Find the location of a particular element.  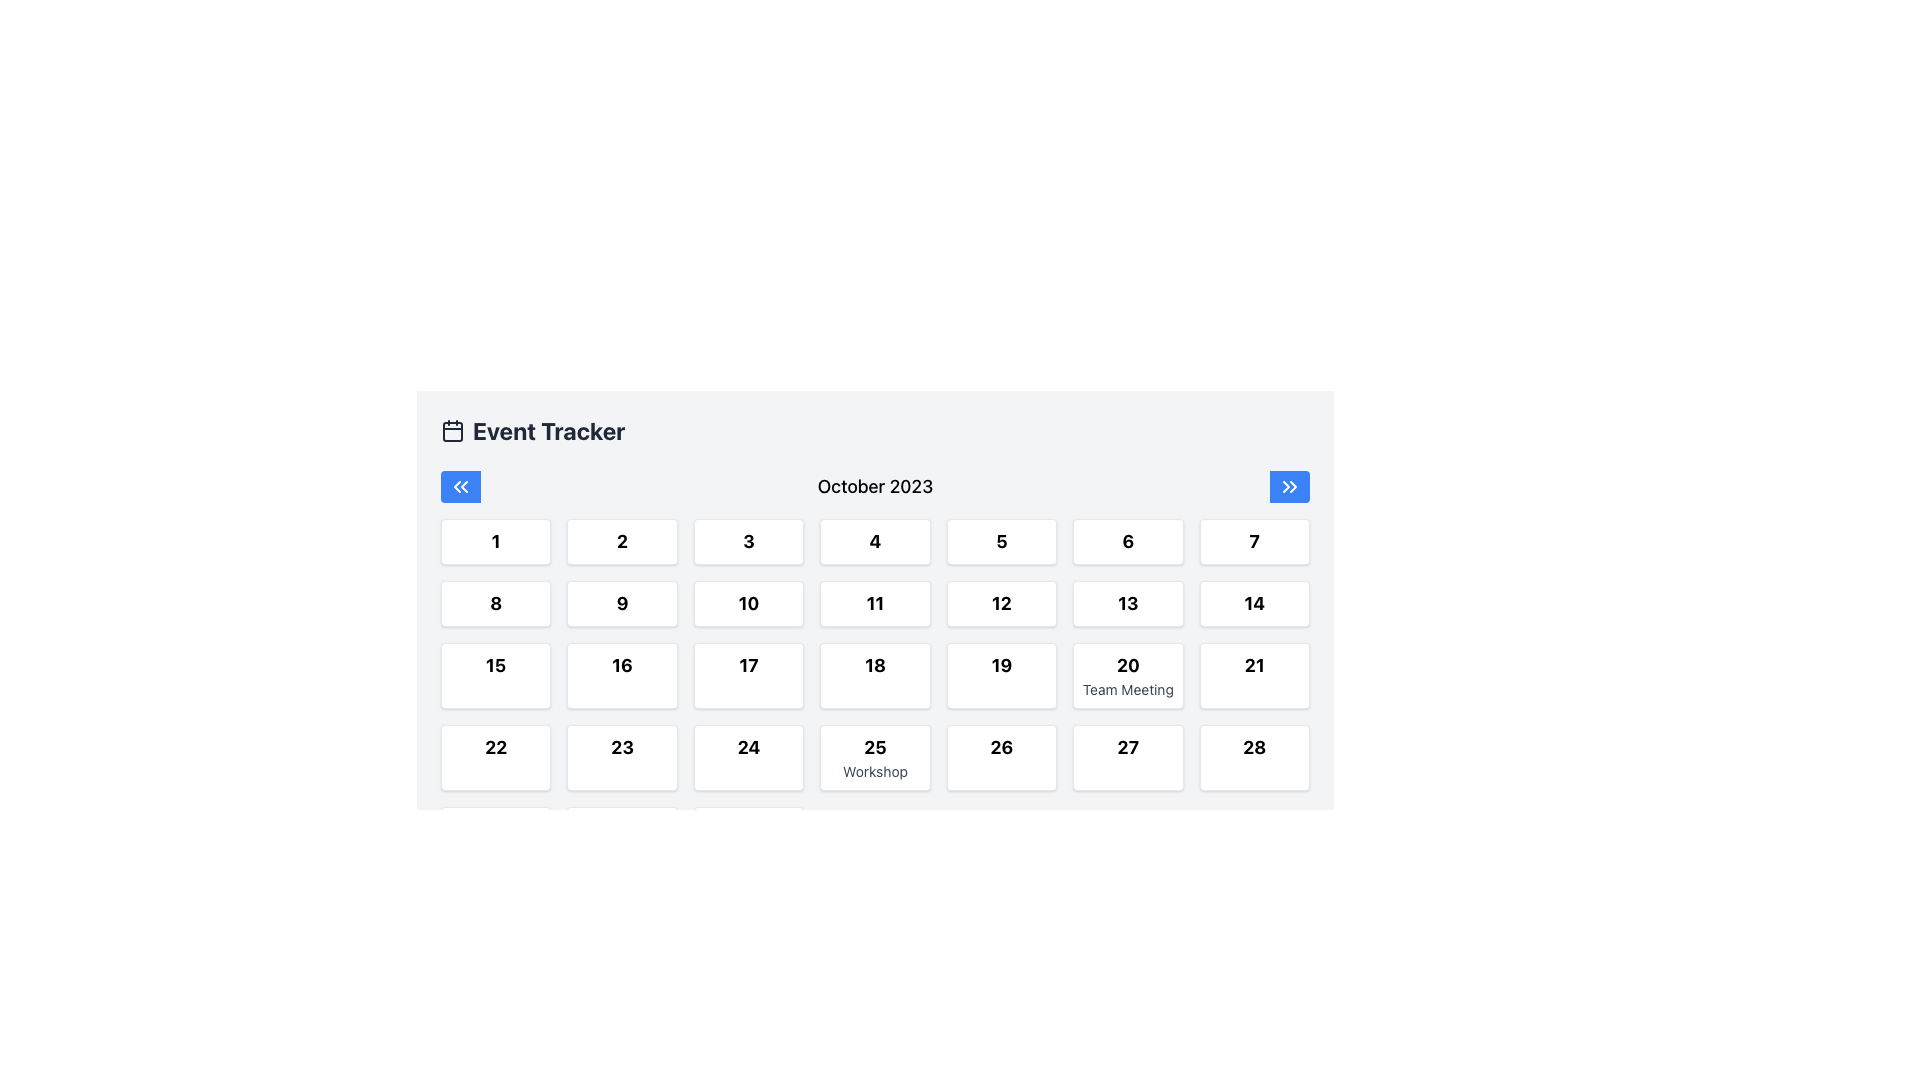

on the text label displaying the date 10th of October 2023 in the second row and third column of the calendar grid is located at coordinates (747, 603).